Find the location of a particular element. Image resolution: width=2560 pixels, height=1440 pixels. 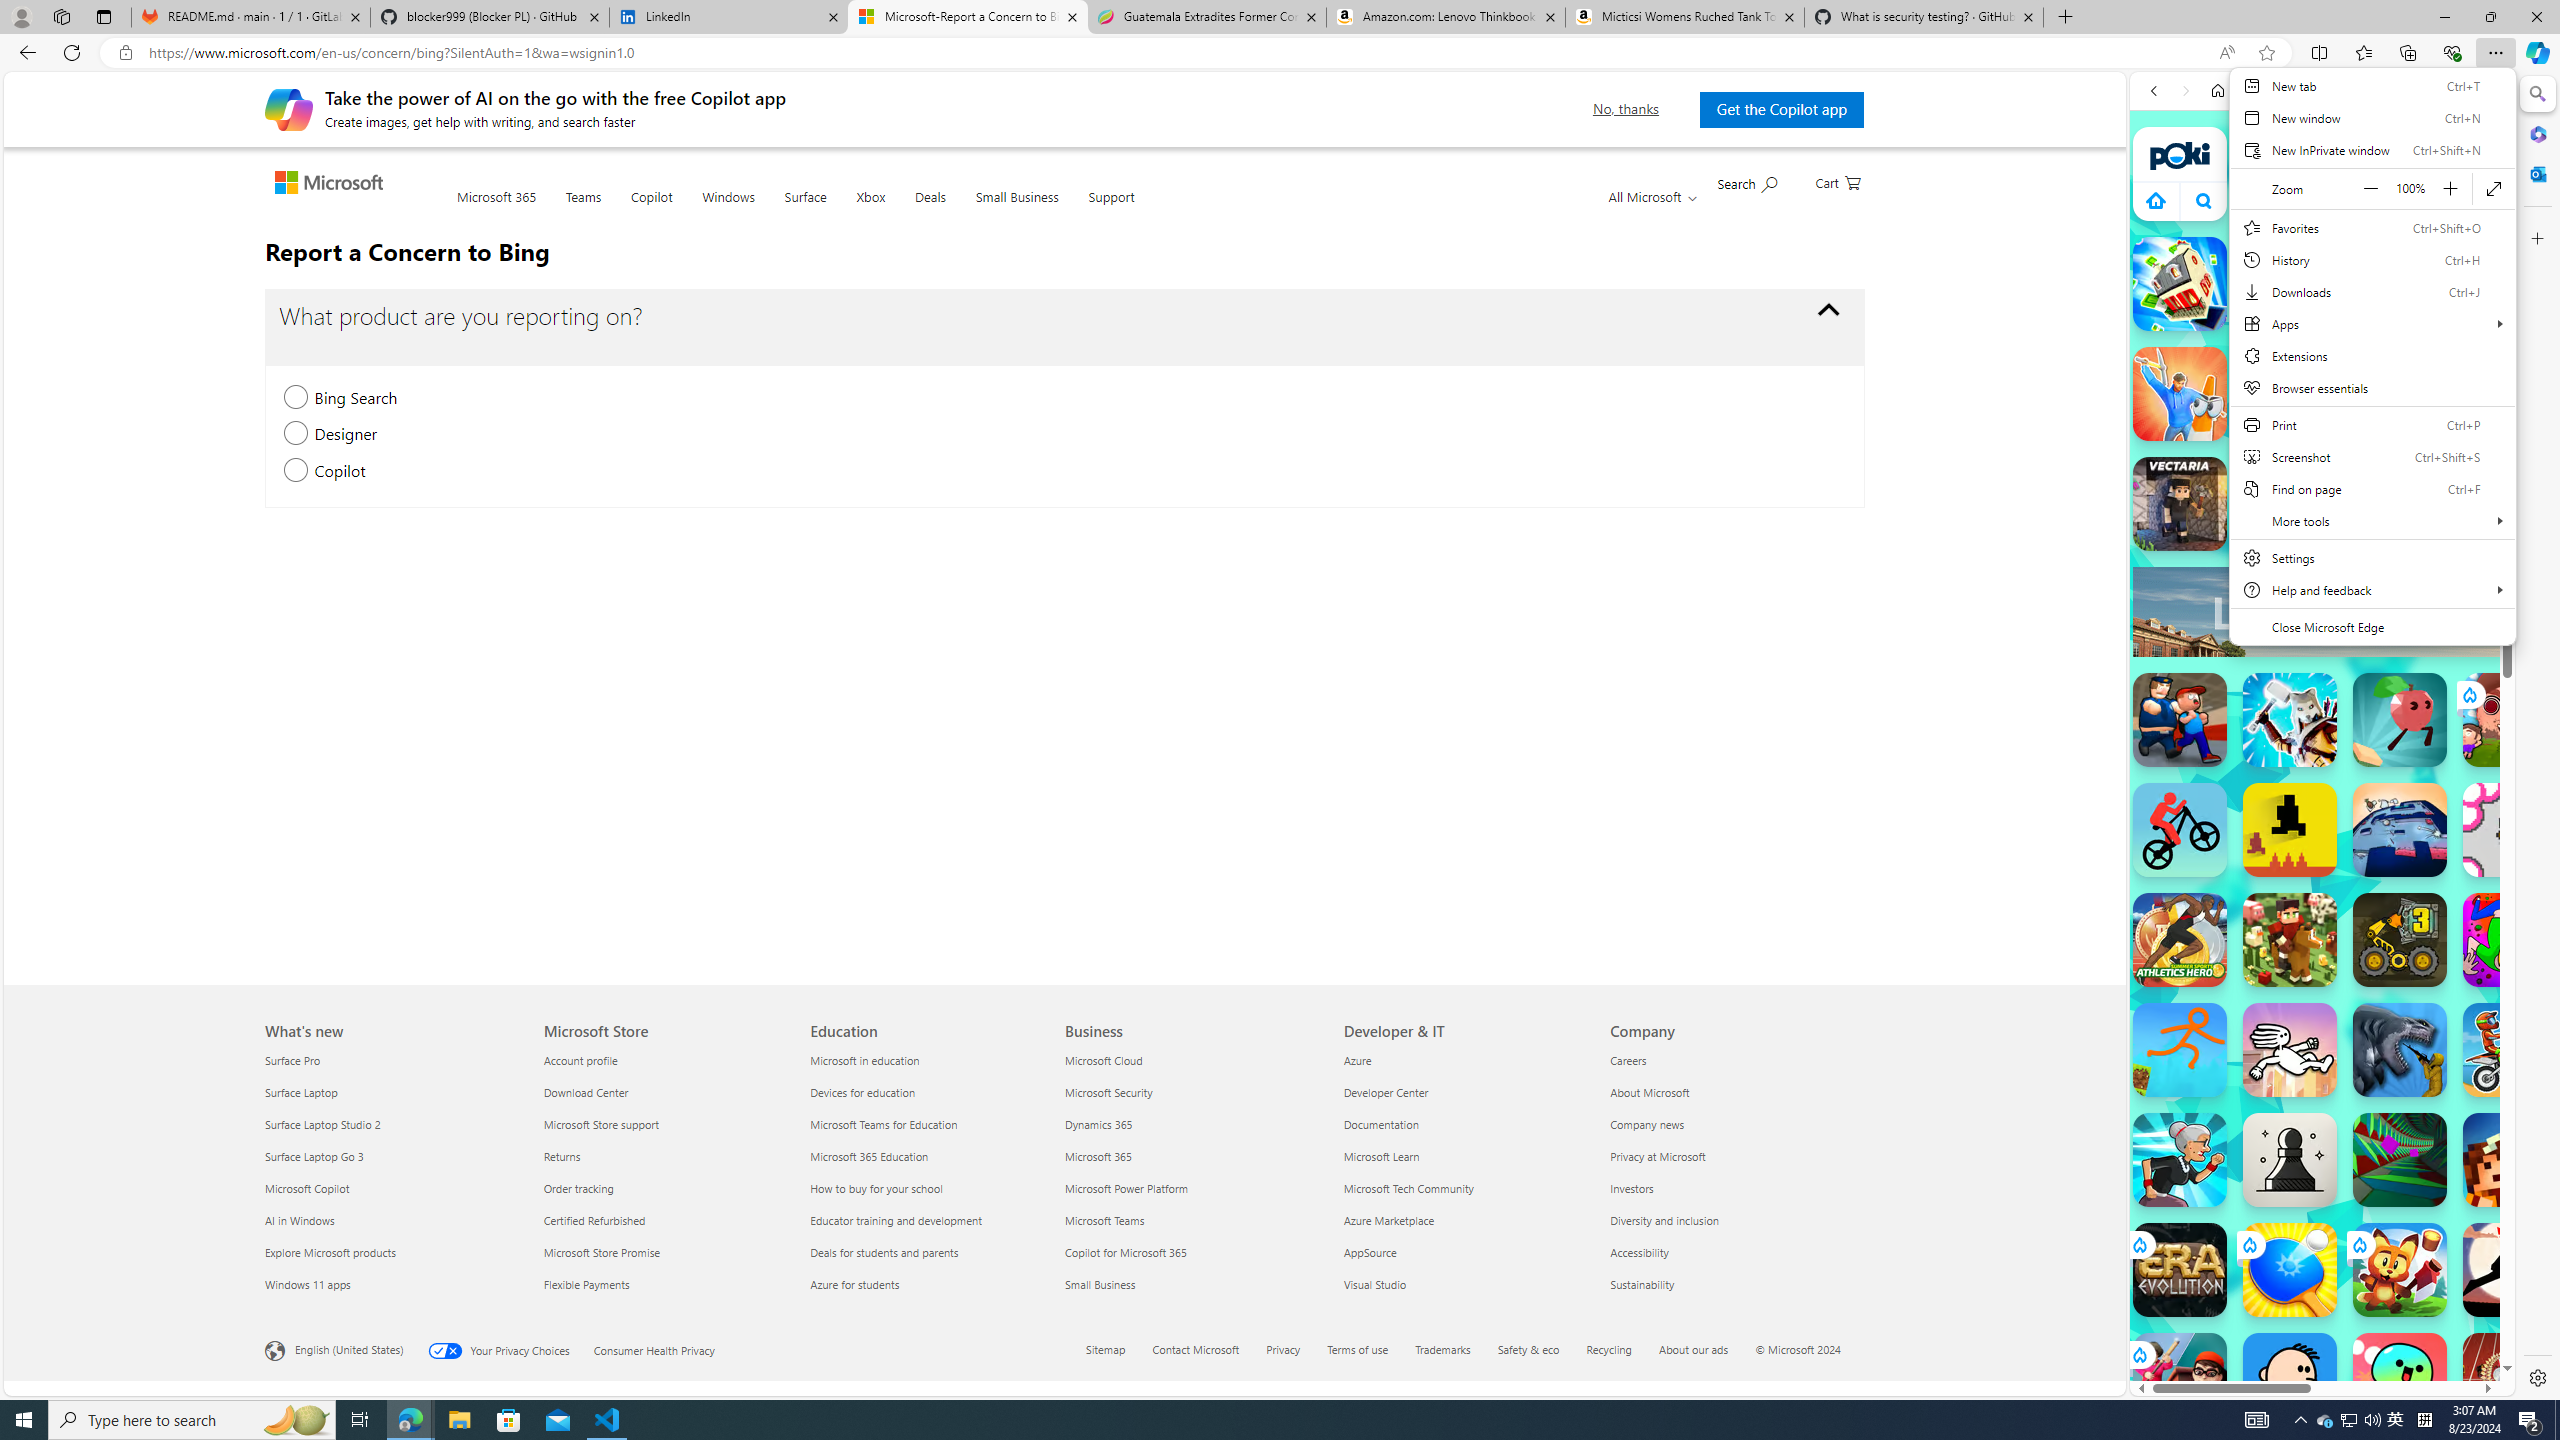

'AI in Windows What' is located at coordinates (299, 1219).